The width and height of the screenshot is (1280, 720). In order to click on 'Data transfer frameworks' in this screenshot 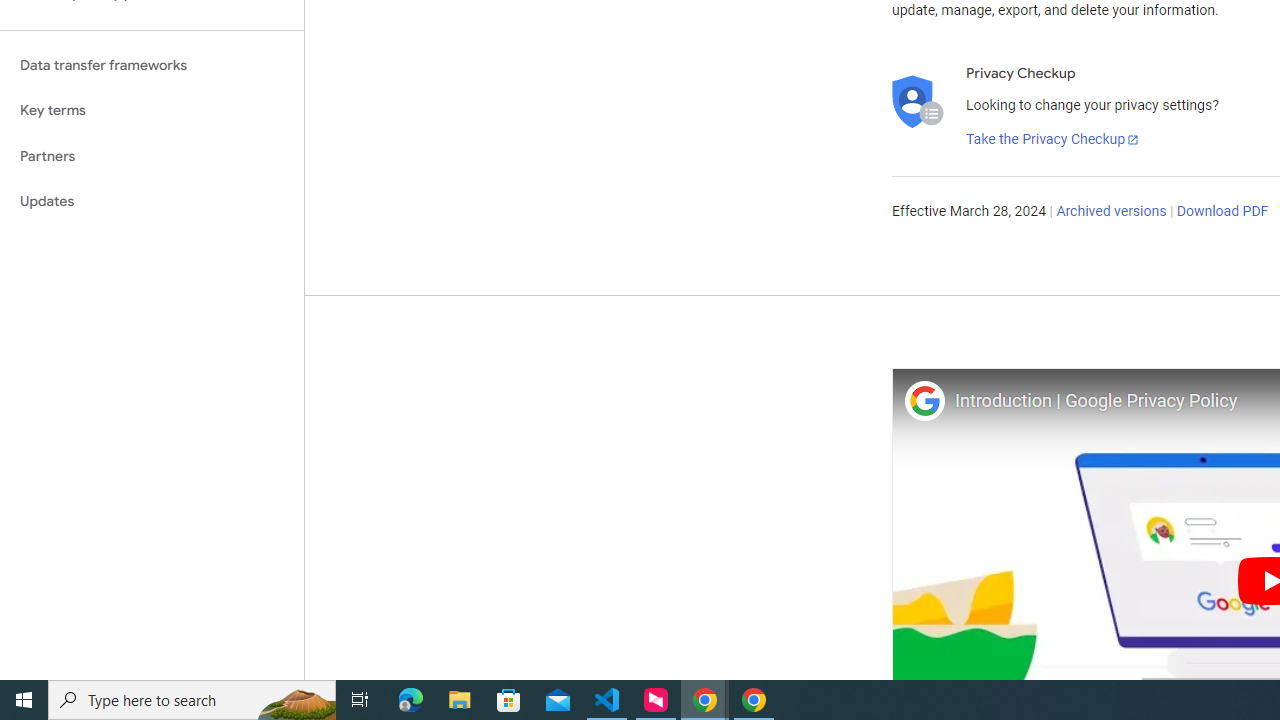, I will do `click(151, 64)`.